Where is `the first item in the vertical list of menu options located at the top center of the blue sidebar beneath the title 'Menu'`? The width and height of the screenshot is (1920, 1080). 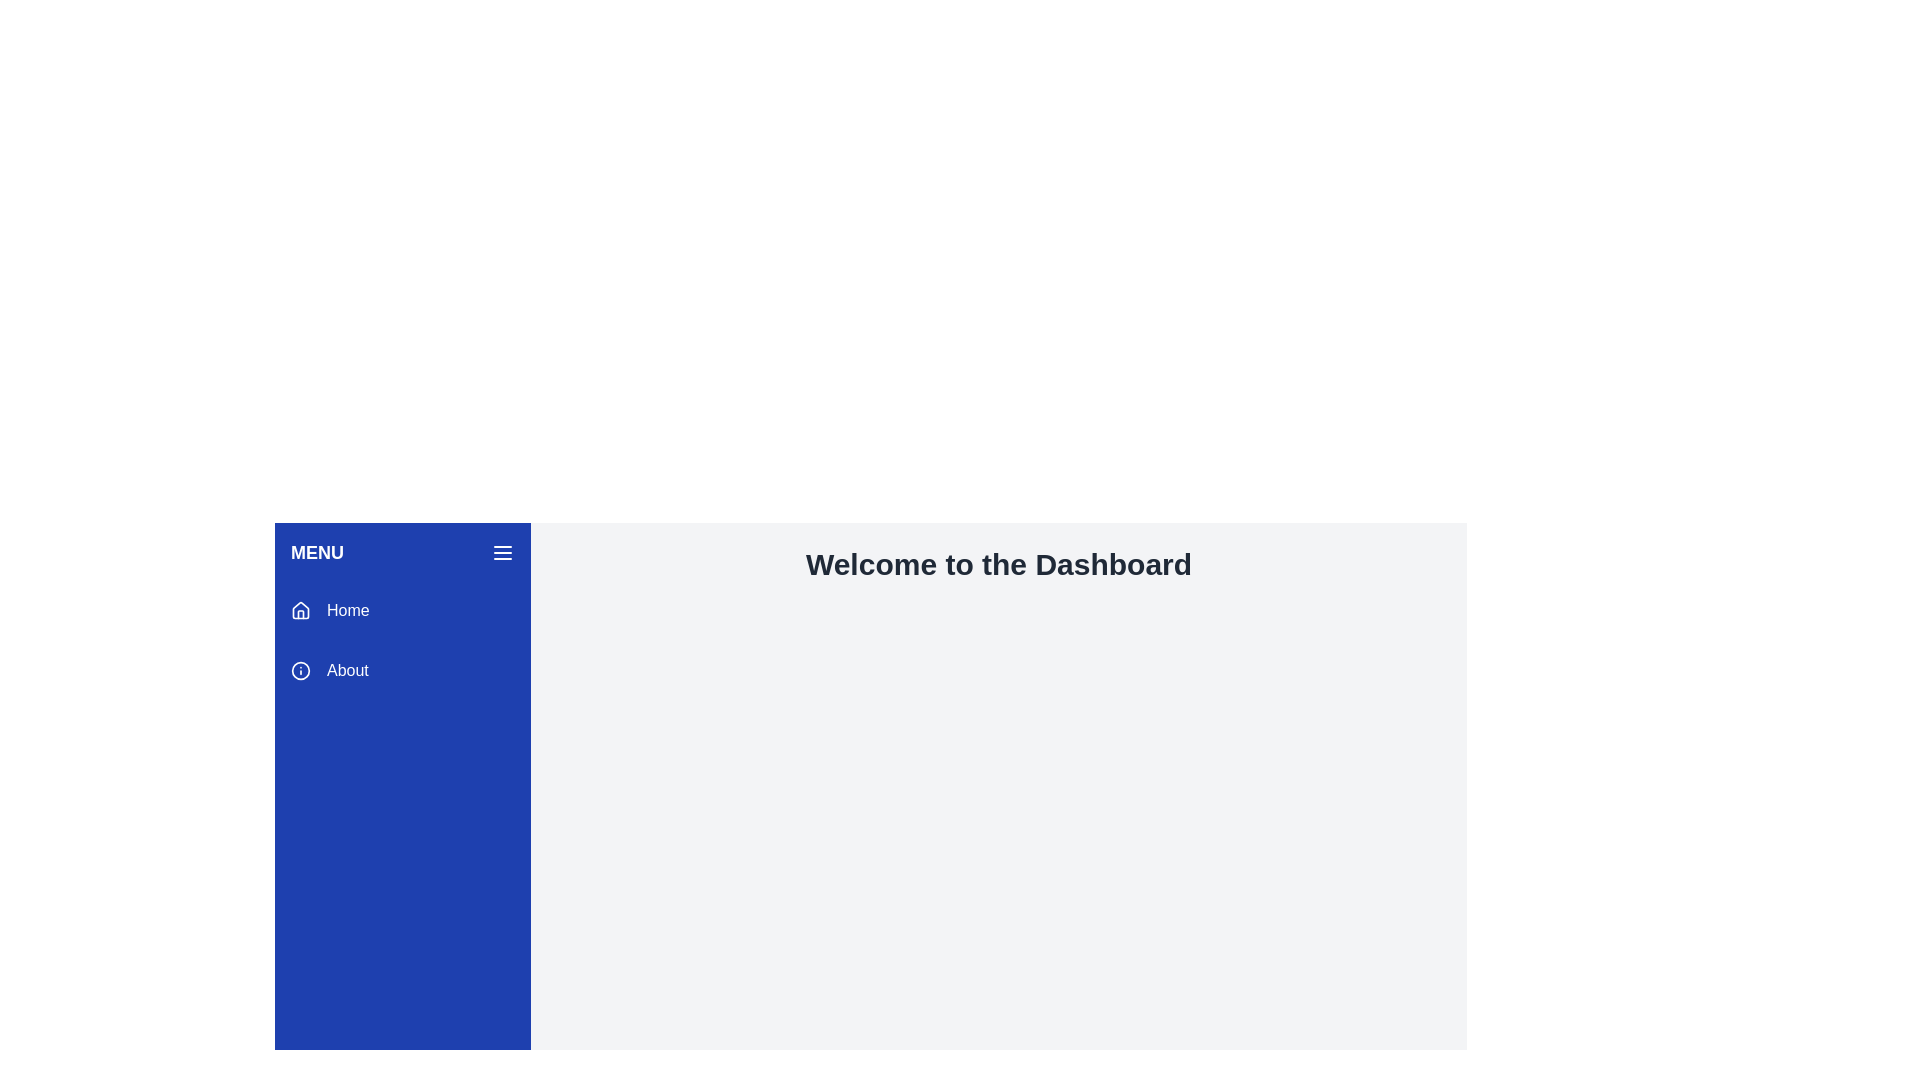 the first item in the vertical list of menu options located at the top center of the blue sidebar beneath the title 'Menu' is located at coordinates (402, 609).